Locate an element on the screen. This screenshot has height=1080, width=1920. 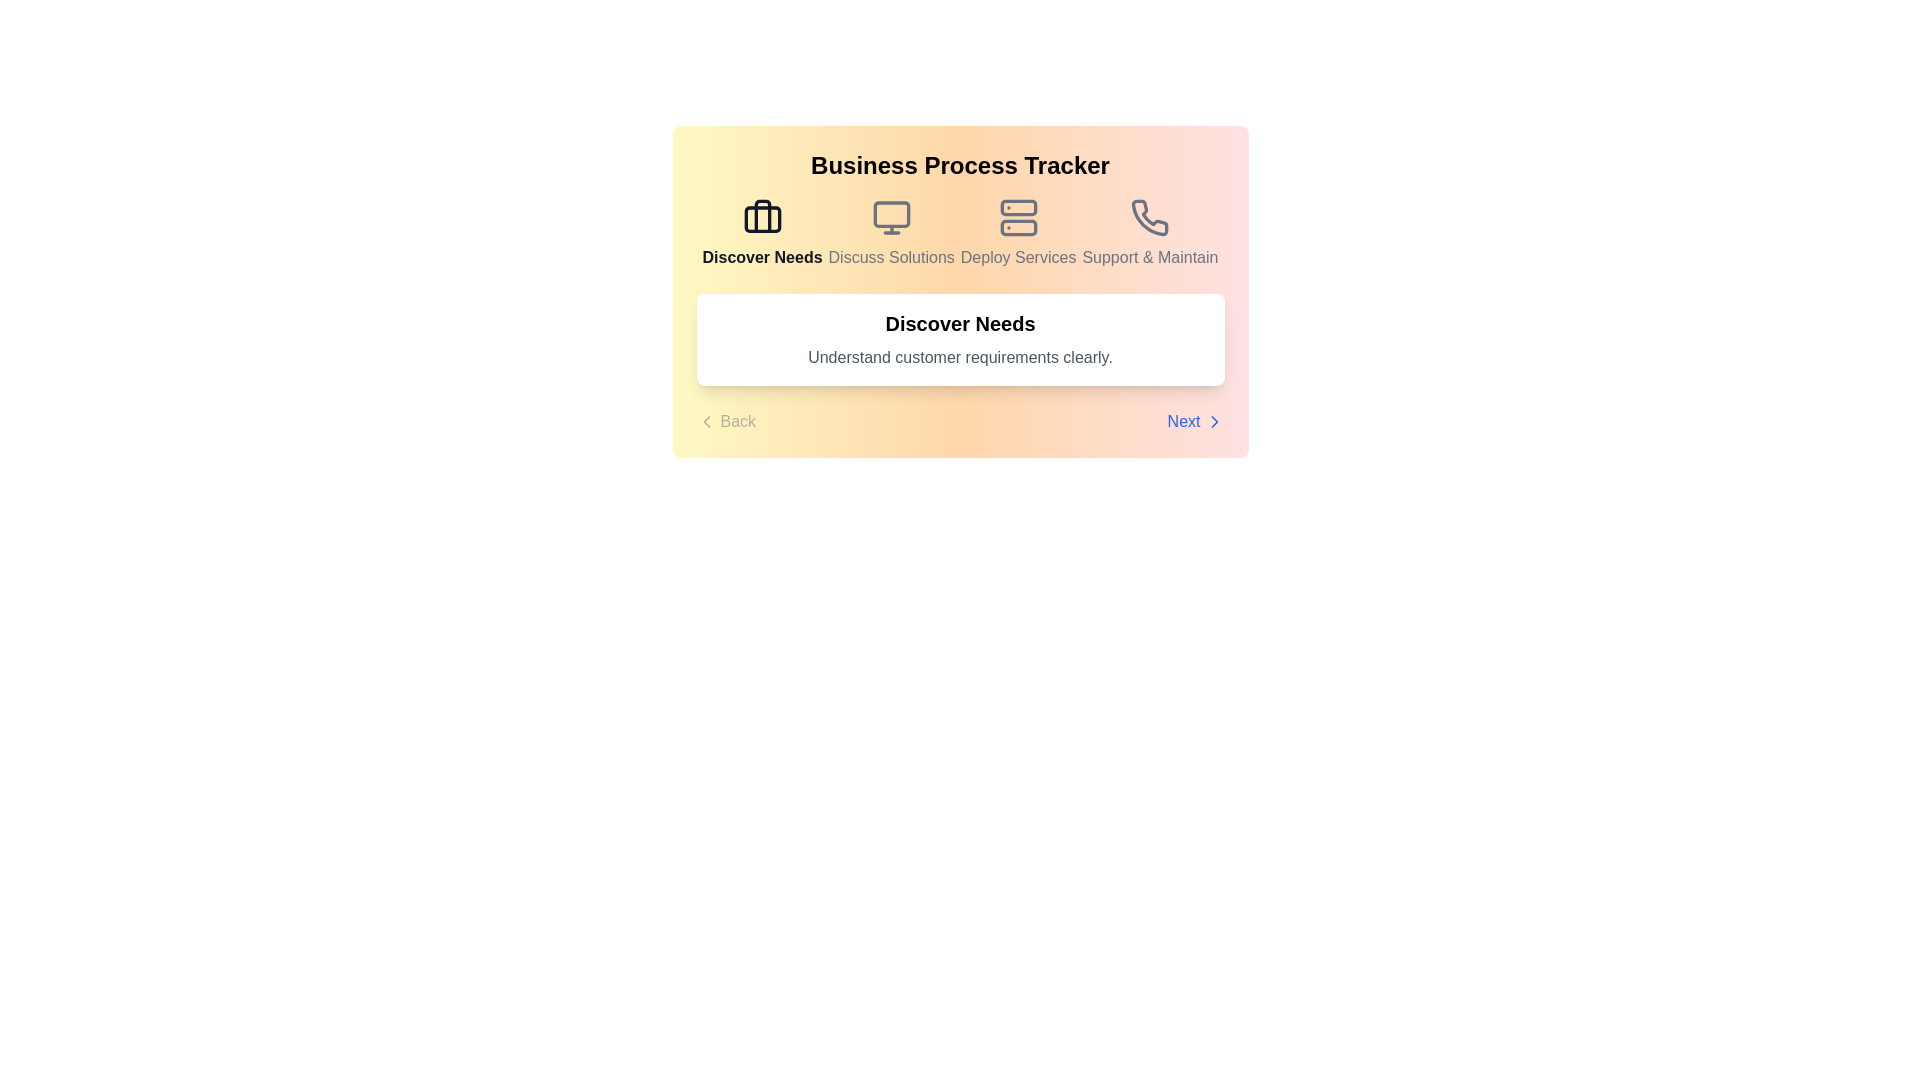
the 'Back' button to navigate to the previous step is located at coordinates (724, 420).